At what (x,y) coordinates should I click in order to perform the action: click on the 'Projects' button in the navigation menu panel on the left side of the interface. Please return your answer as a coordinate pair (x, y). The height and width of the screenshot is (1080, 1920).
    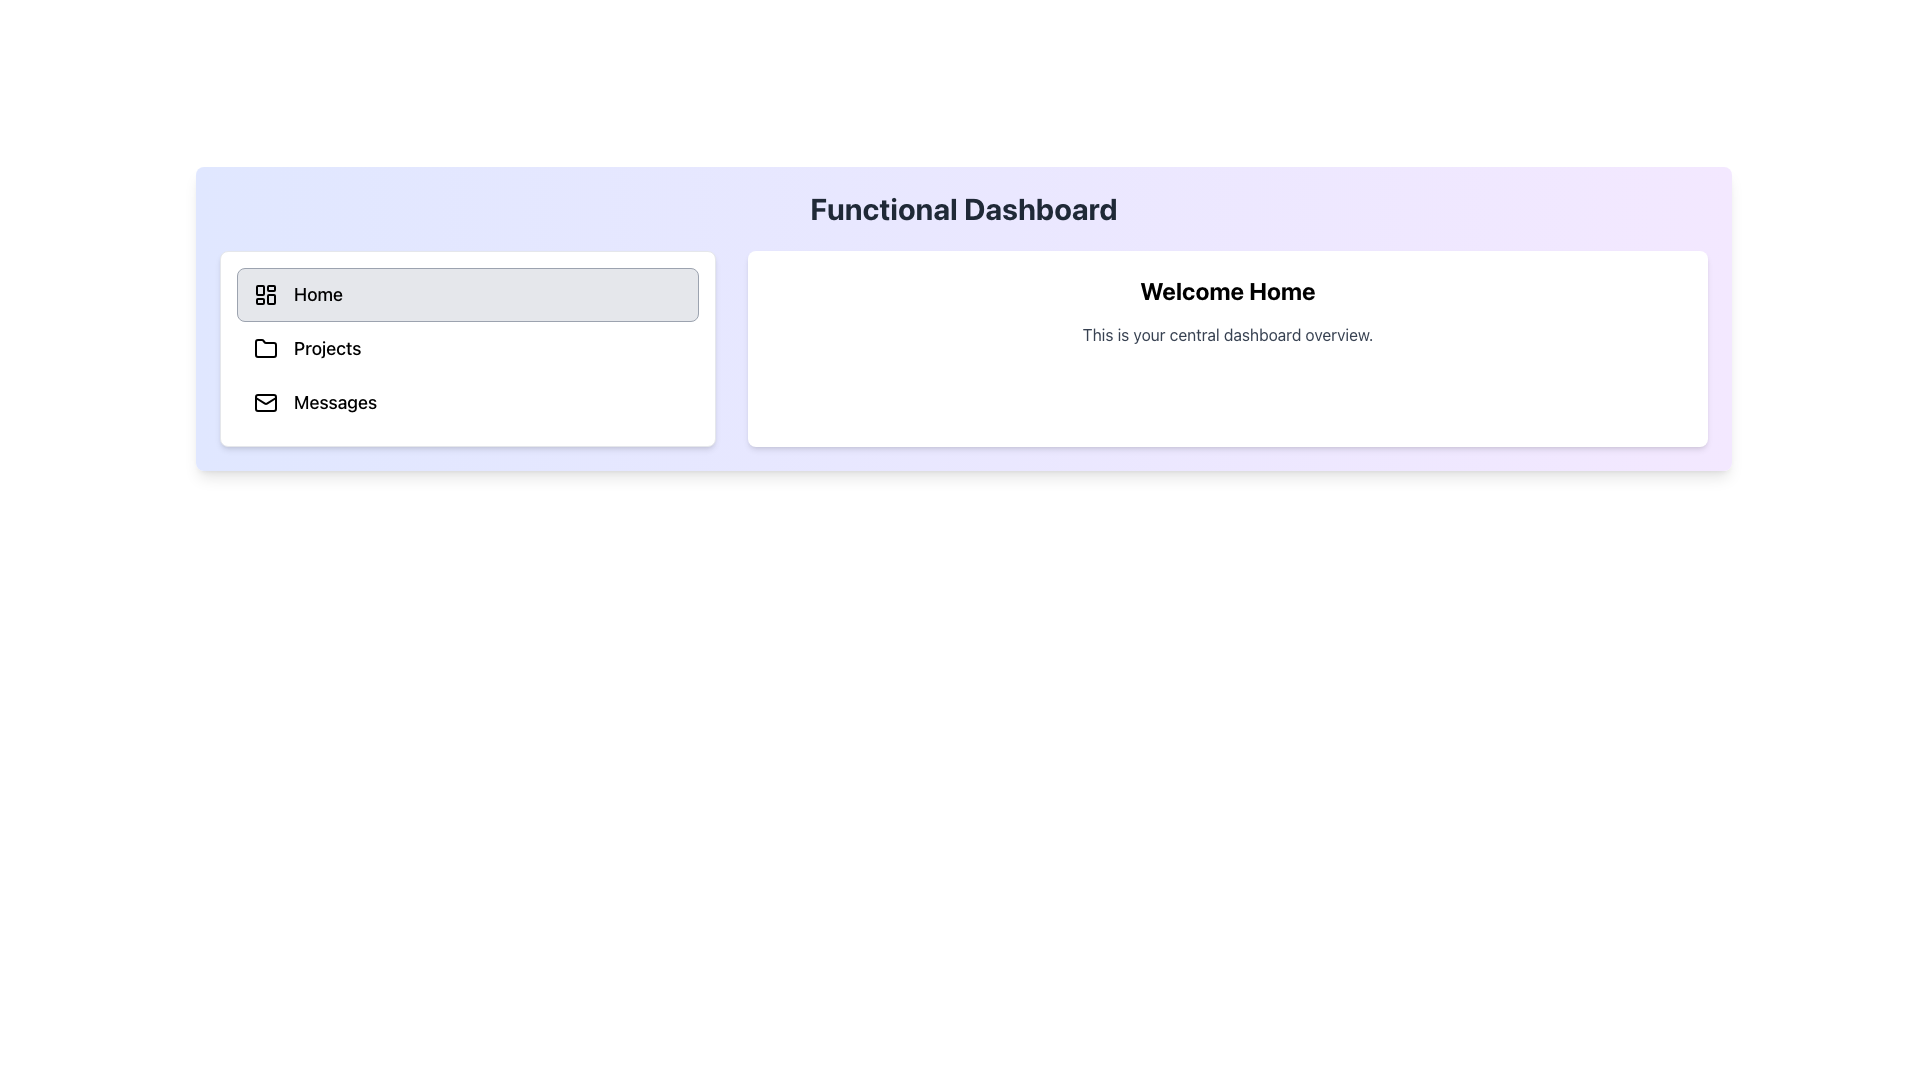
    Looking at the image, I should click on (466, 347).